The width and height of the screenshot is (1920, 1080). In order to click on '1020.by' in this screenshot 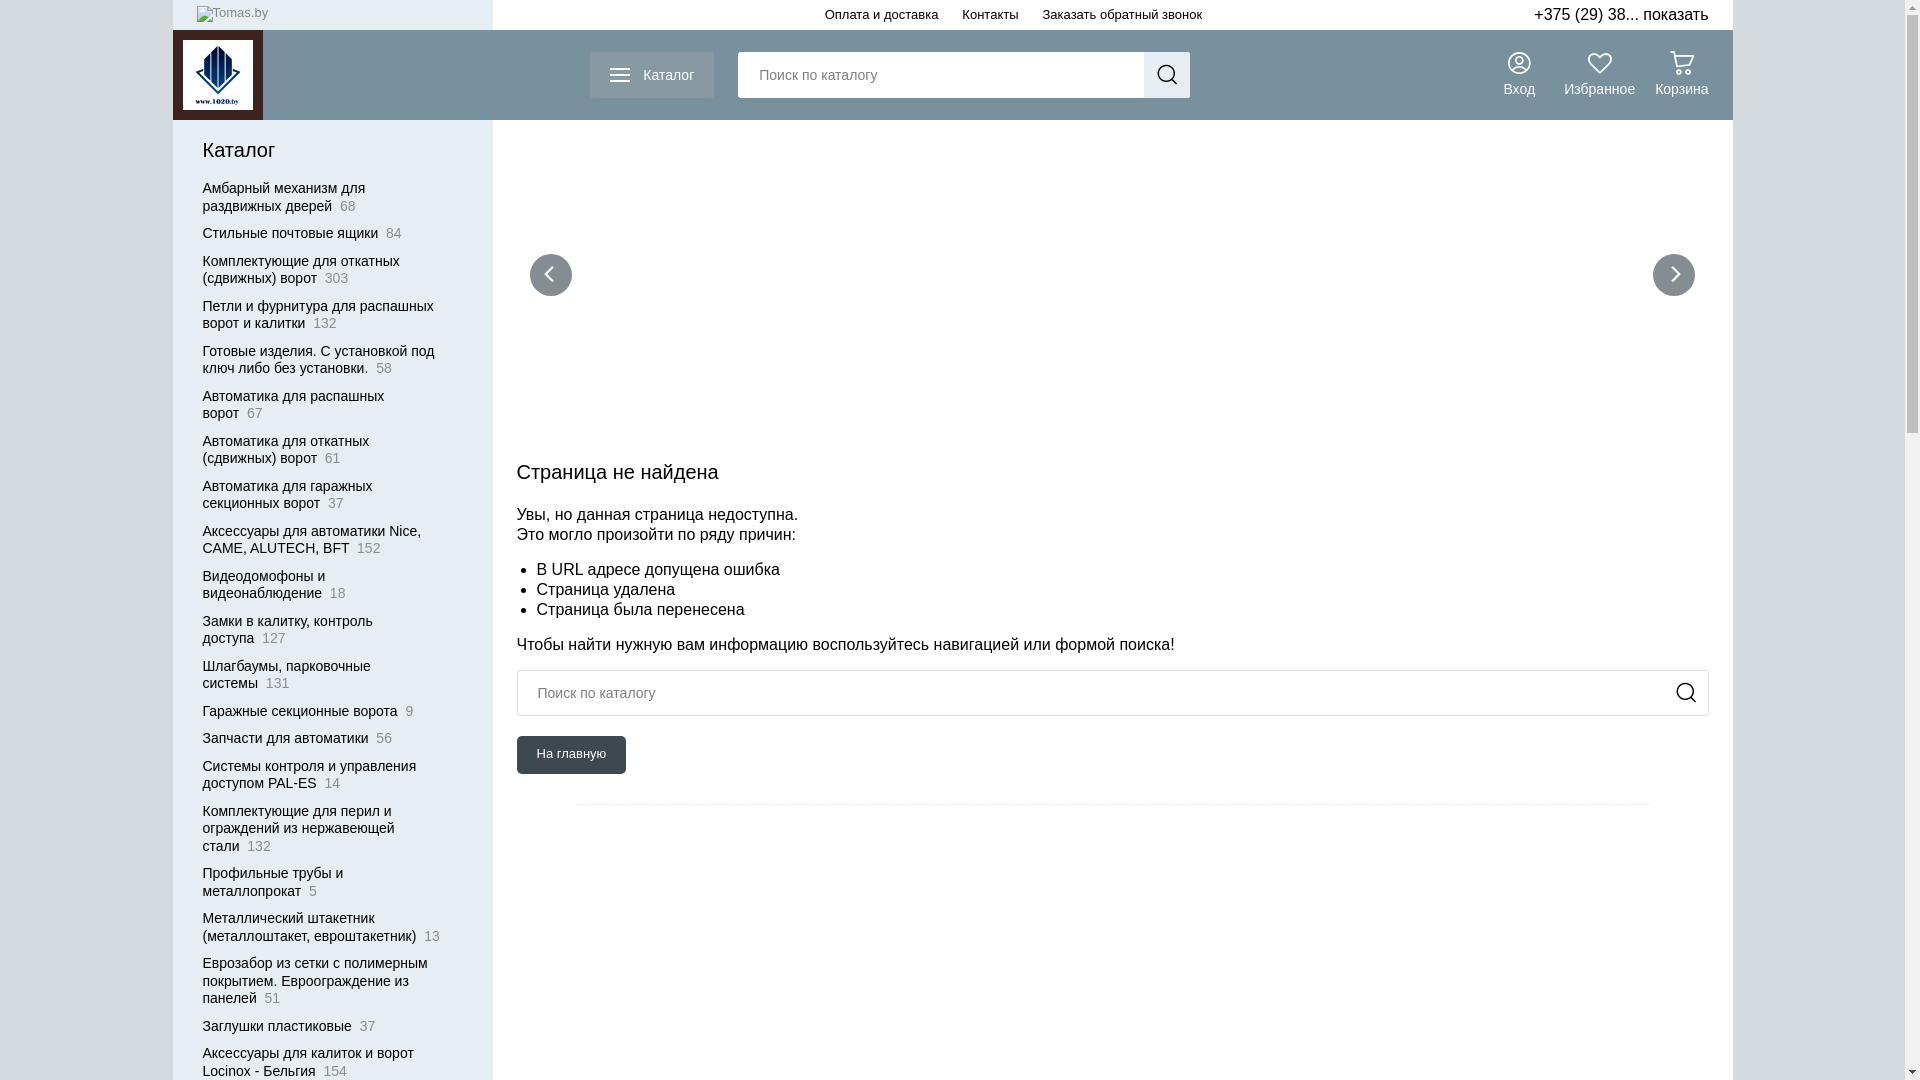, I will do `click(216, 73)`.